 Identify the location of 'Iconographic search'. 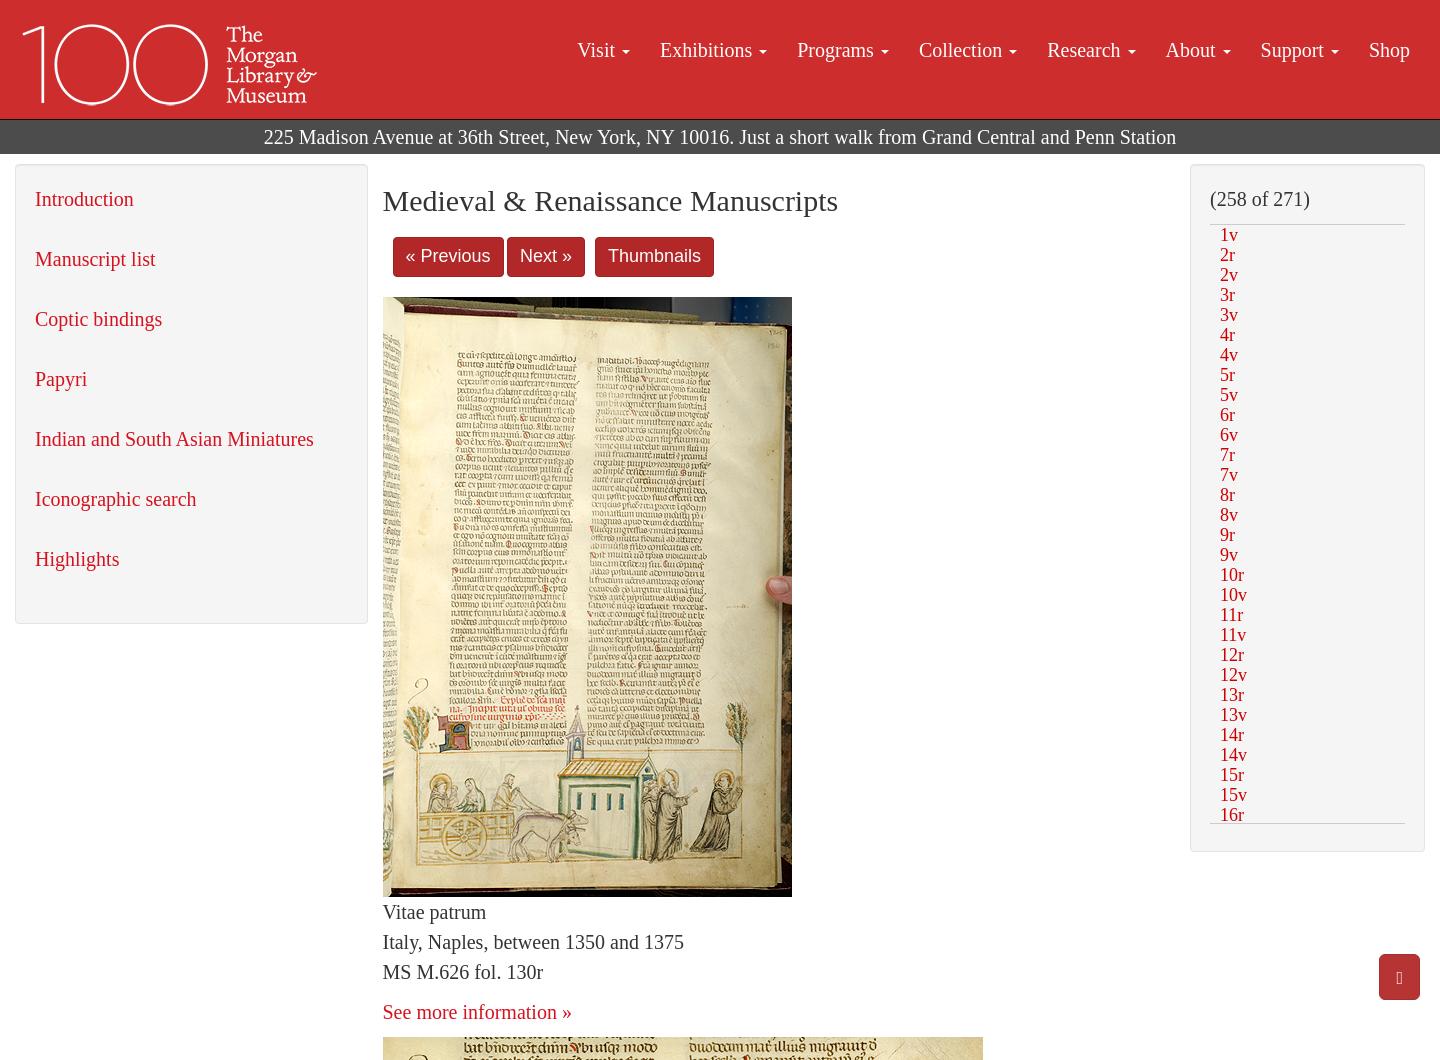
(115, 498).